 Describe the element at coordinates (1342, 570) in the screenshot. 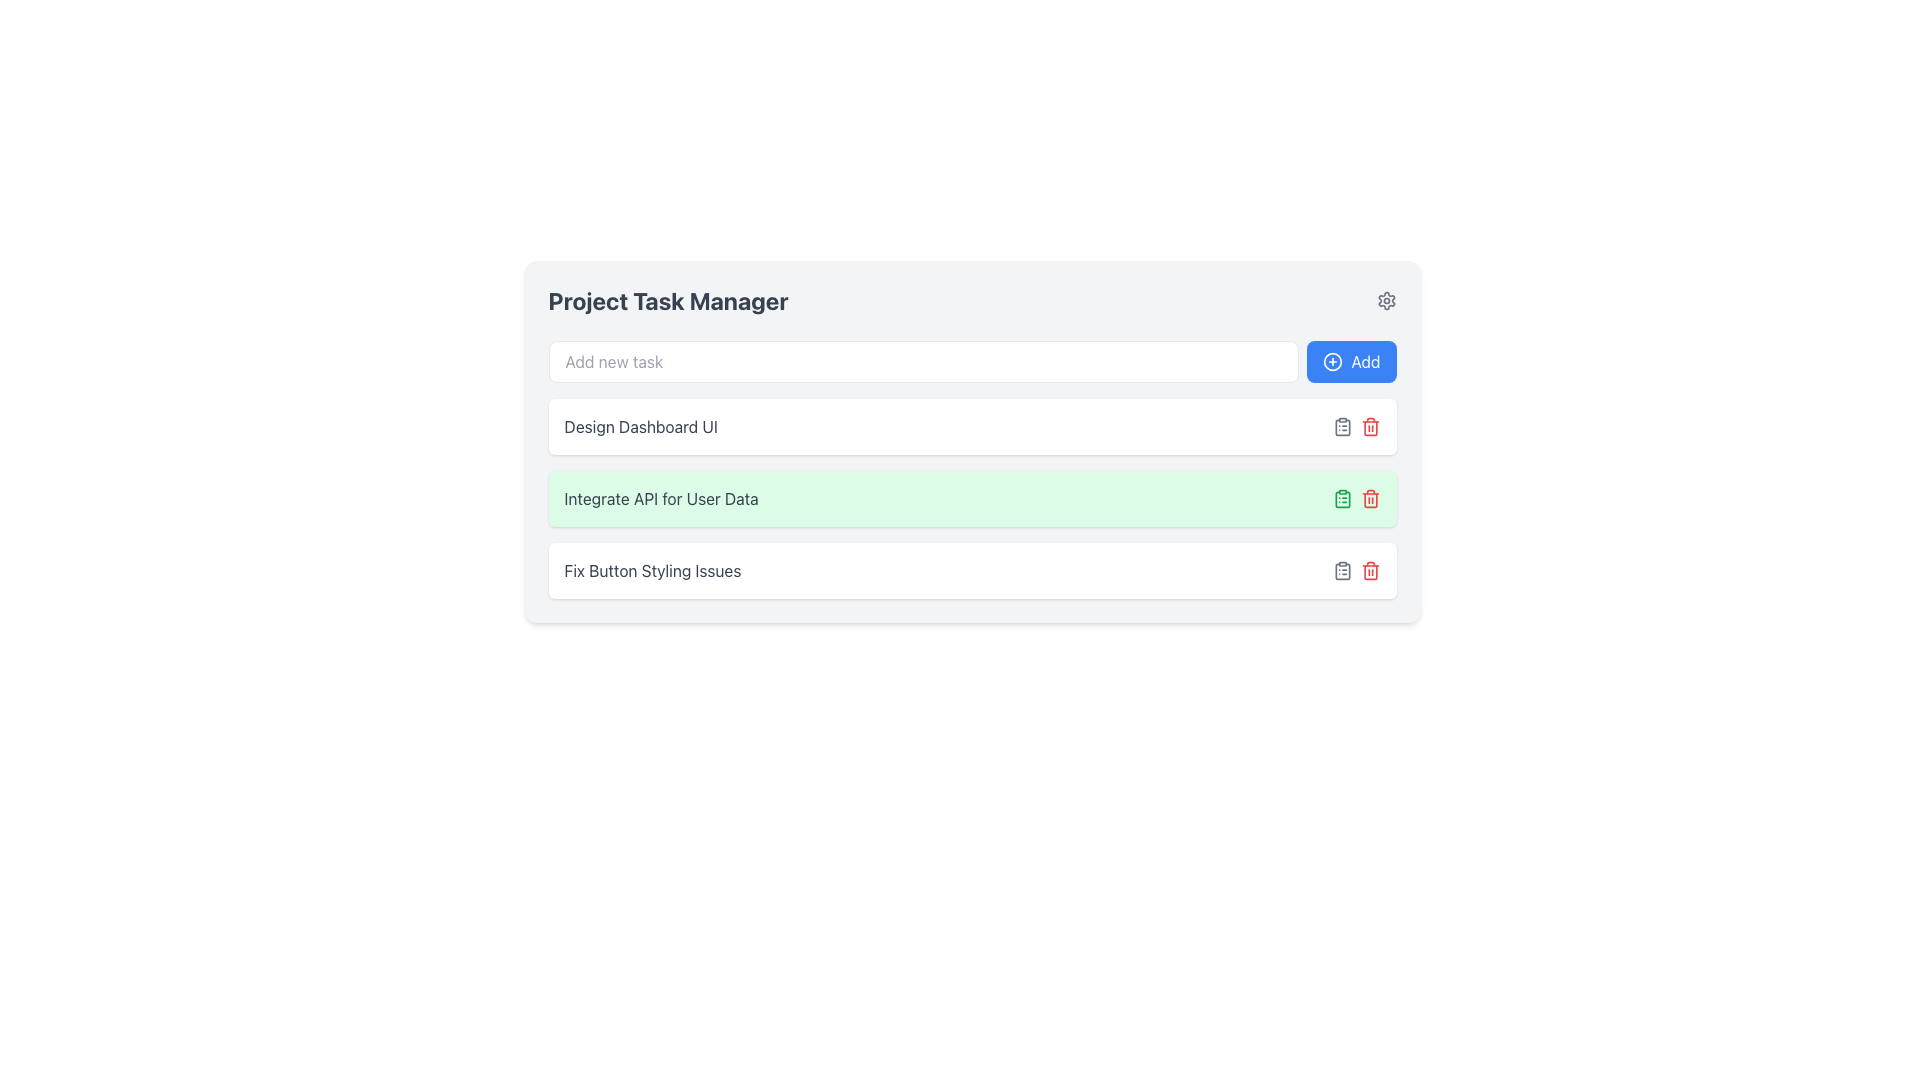

I see `the clipboard icon button that appears gray and changes to blue on hover, located to the left of the red trash bin icon in the third row of the task list labeled 'Integrate API for User Data'` at that location.